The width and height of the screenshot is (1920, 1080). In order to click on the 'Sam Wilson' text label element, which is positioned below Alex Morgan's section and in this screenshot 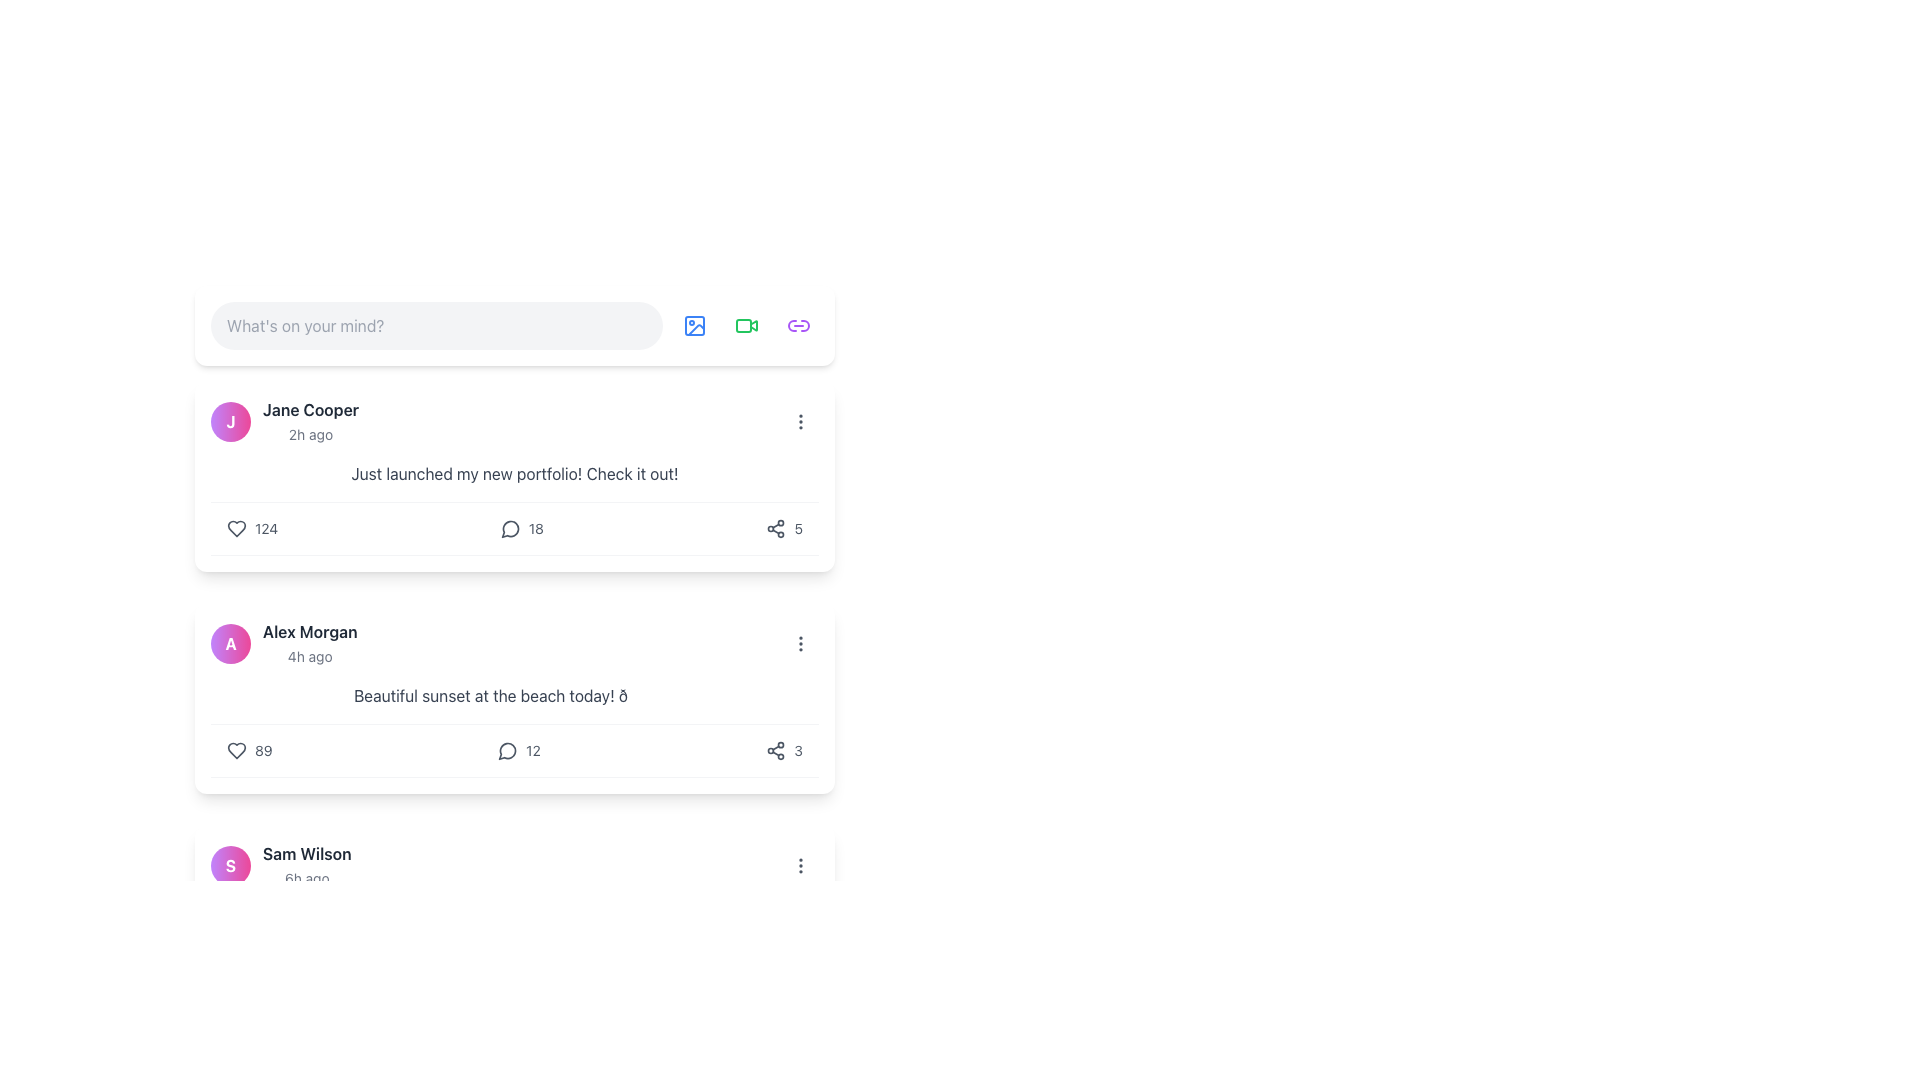, I will do `click(306, 865)`.